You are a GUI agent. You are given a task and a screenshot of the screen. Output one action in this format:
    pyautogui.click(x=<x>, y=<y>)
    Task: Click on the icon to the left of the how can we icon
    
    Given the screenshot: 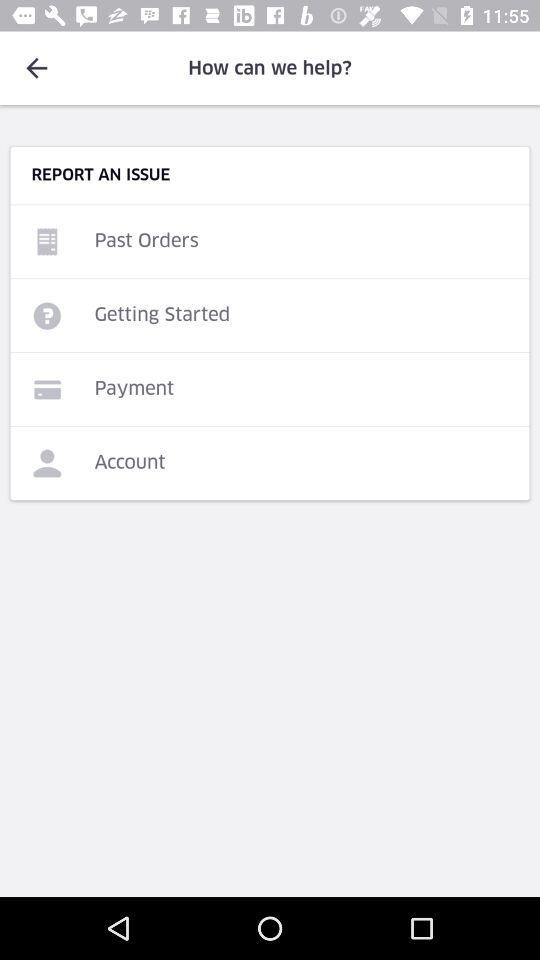 What is the action you would take?
    pyautogui.click(x=36, y=68)
    